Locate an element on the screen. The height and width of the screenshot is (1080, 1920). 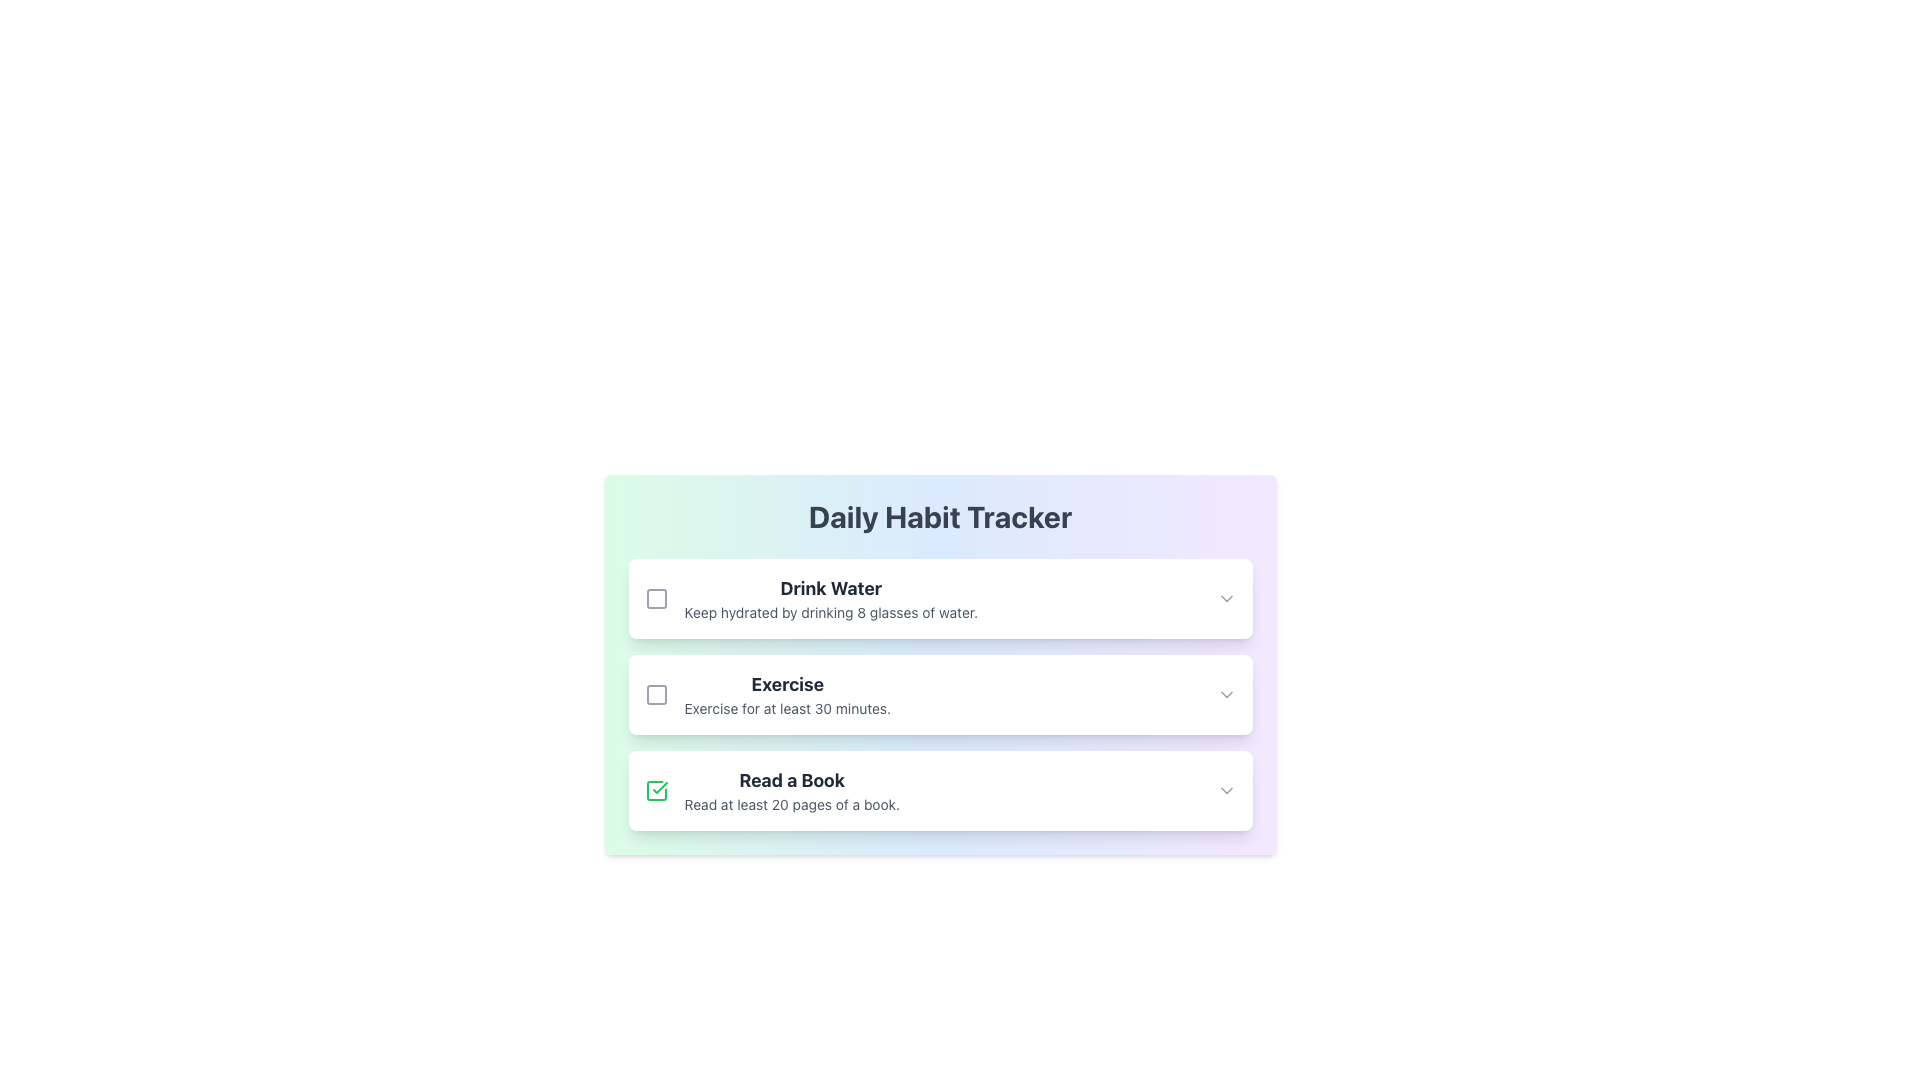
the expand/collapse icon in the top right corner of the 'Exercise' card is located at coordinates (1225, 693).